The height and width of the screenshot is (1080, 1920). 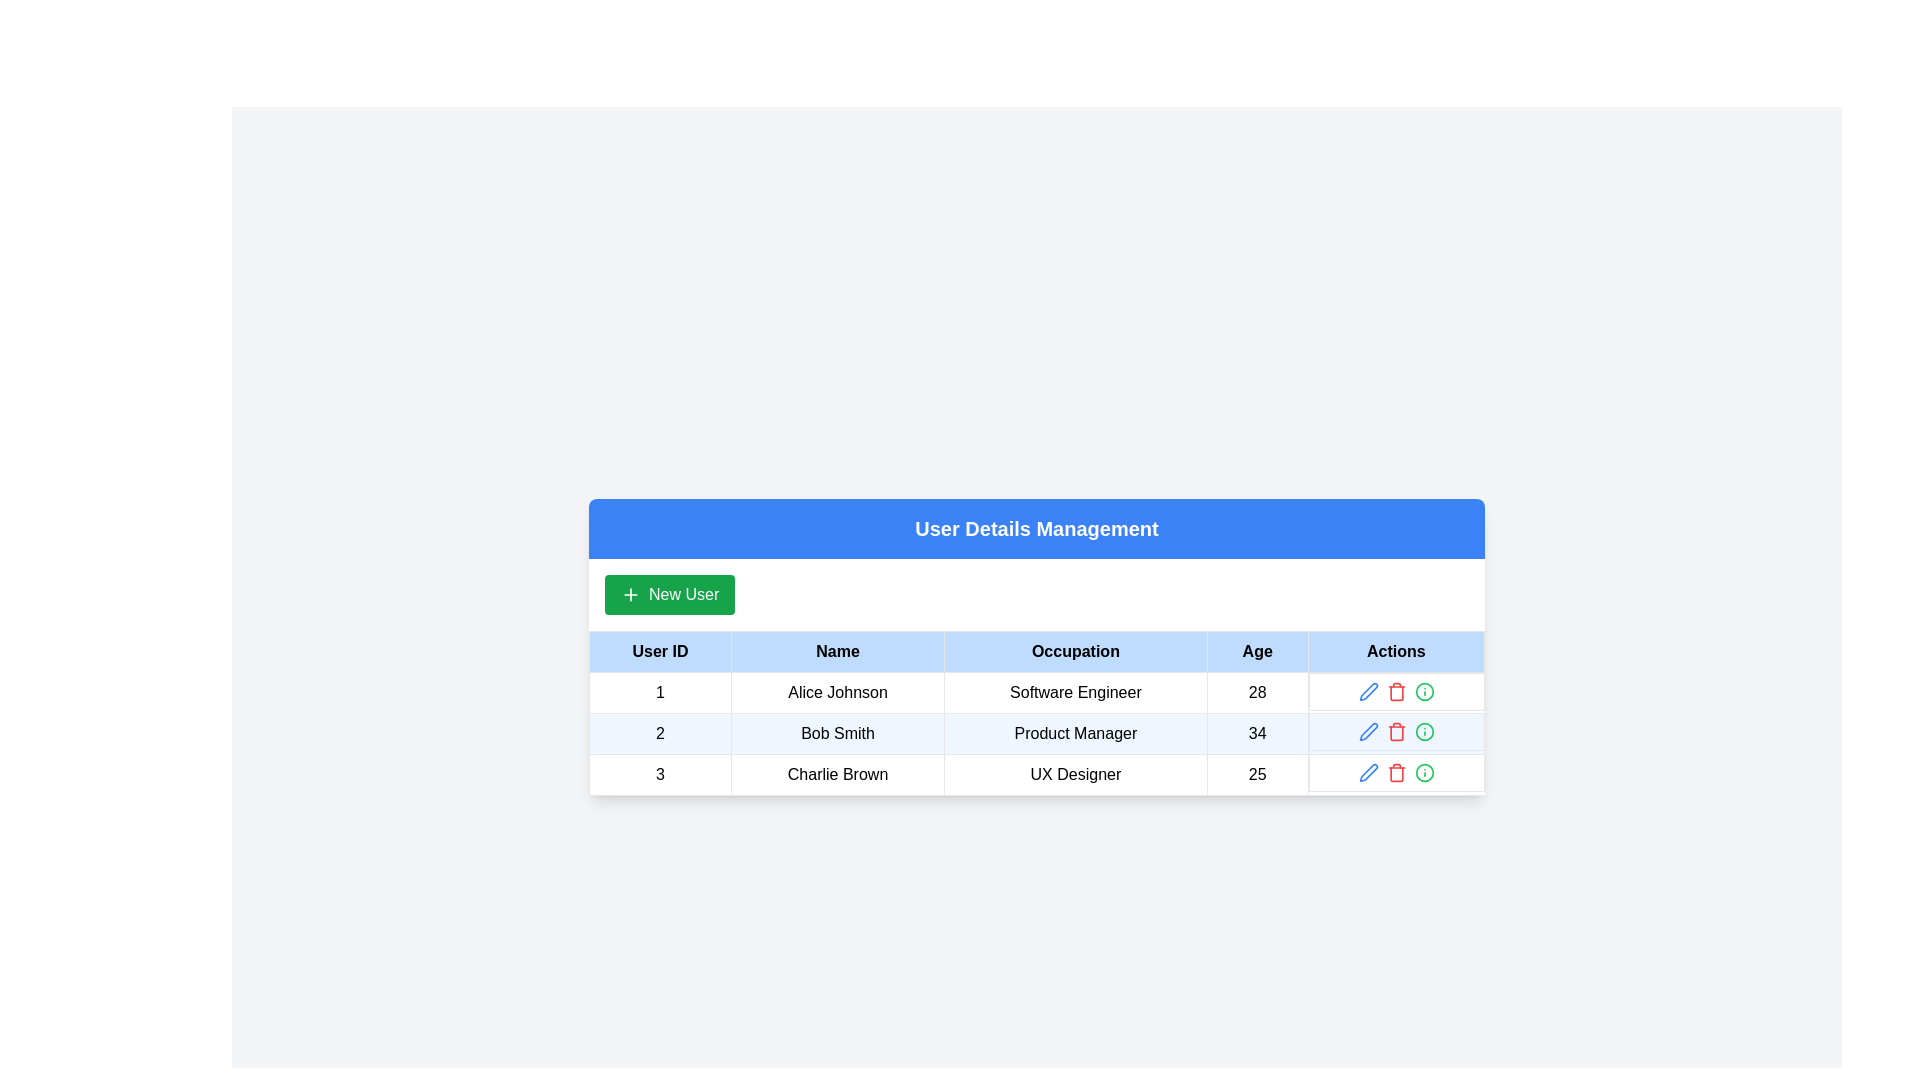 What do you see at coordinates (629, 593) in the screenshot?
I see `the plus icon located to the left of the 'New User' text within the green button in the upper-left corner of the user management interface` at bounding box center [629, 593].